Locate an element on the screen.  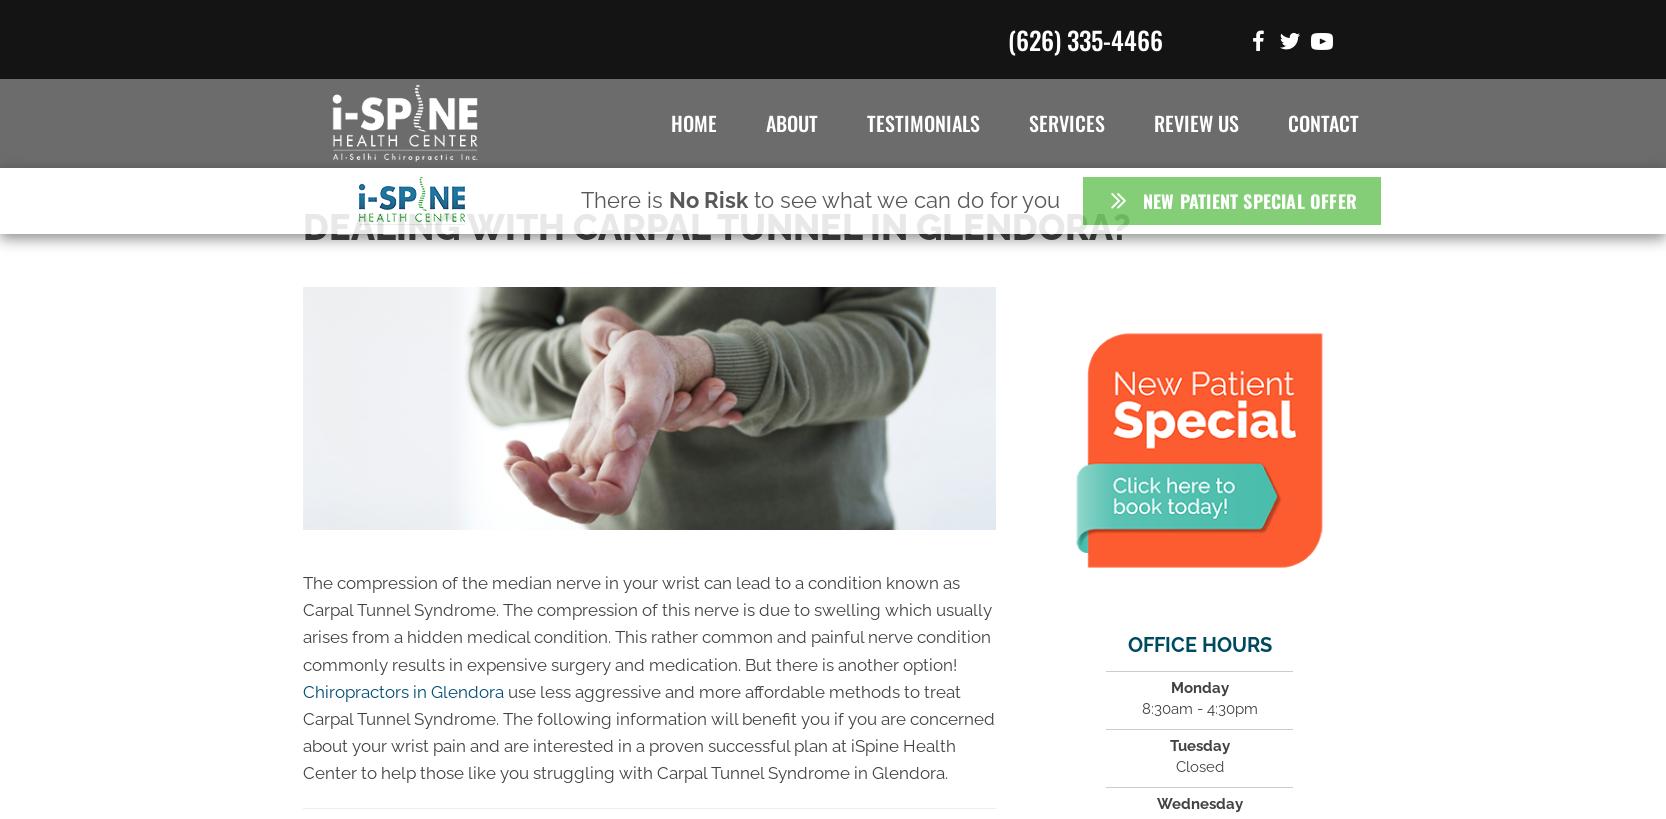
'Wednesday' is located at coordinates (1199, 803).